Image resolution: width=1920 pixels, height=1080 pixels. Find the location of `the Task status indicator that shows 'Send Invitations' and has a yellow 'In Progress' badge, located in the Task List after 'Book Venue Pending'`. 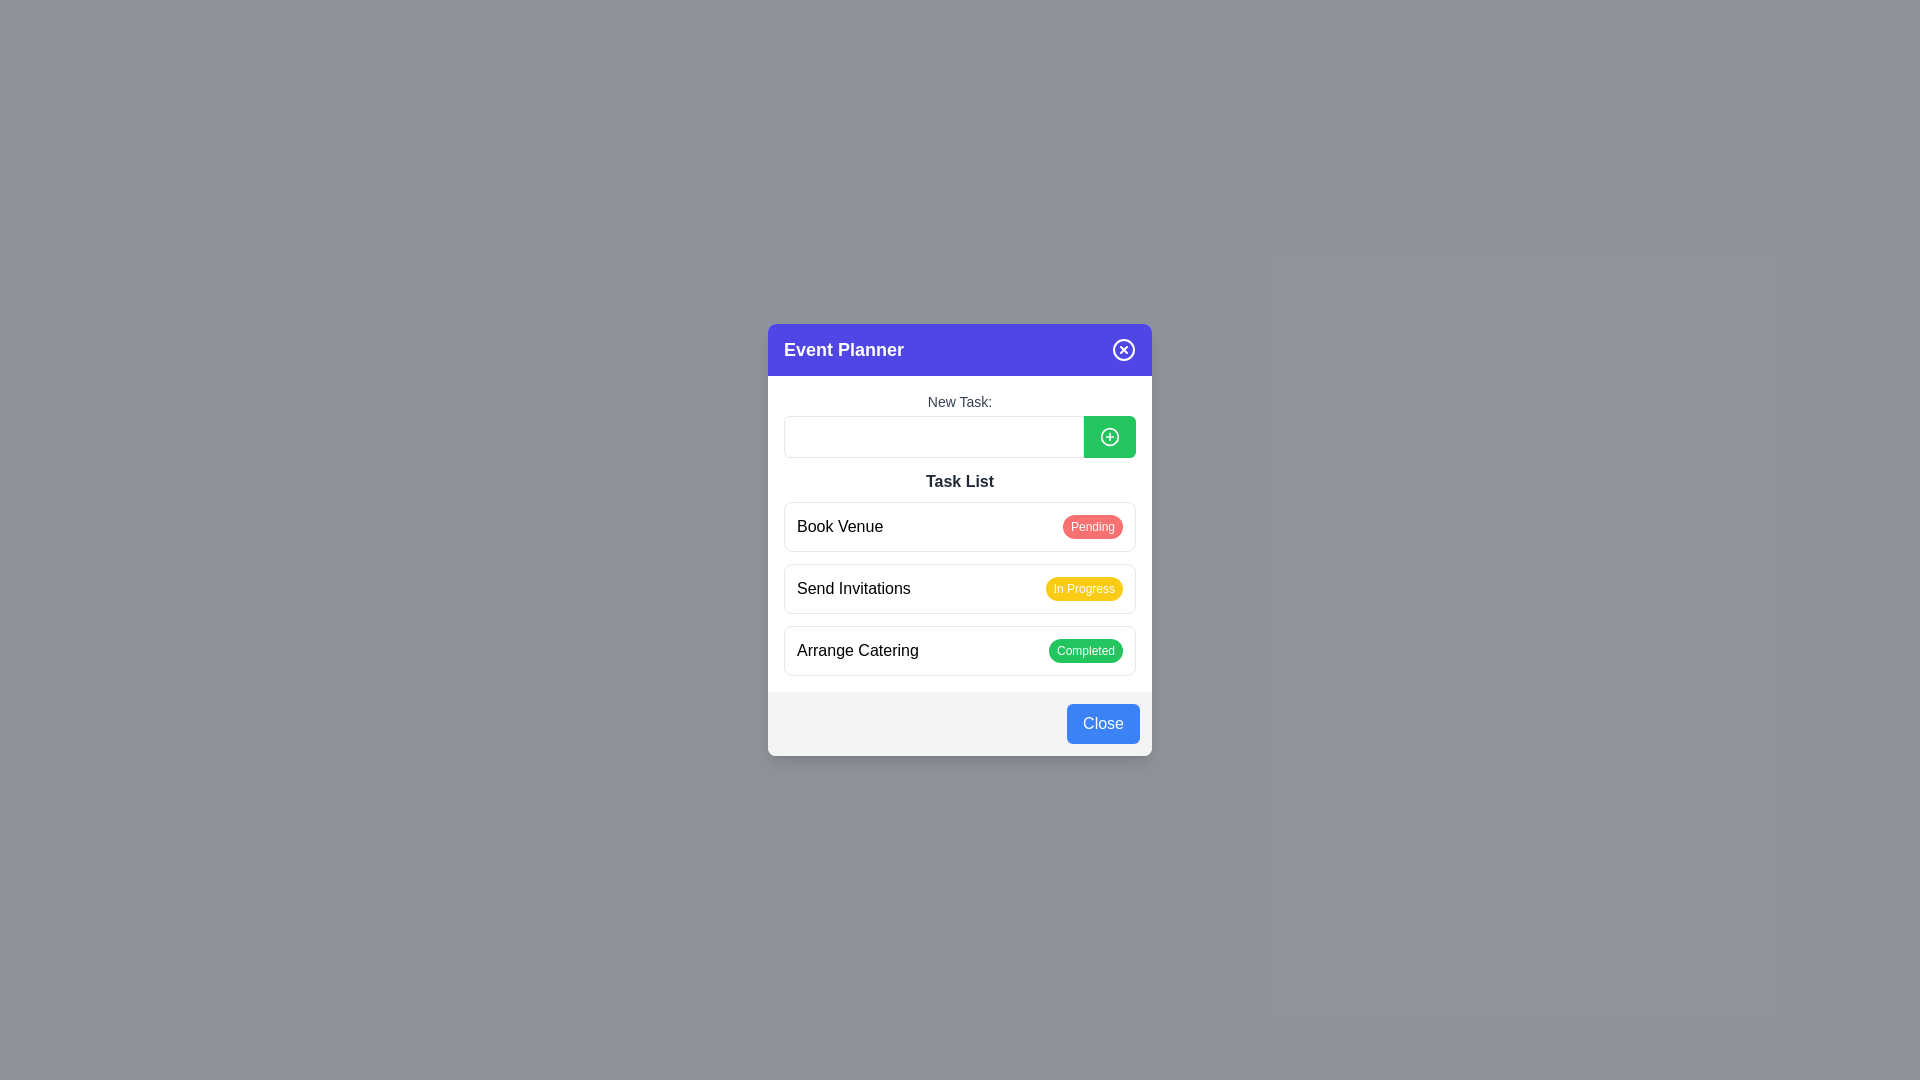

the Task status indicator that shows 'Send Invitations' and has a yellow 'In Progress' badge, located in the Task List after 'Book Venue Pending' is located at coordinates (960, 588).